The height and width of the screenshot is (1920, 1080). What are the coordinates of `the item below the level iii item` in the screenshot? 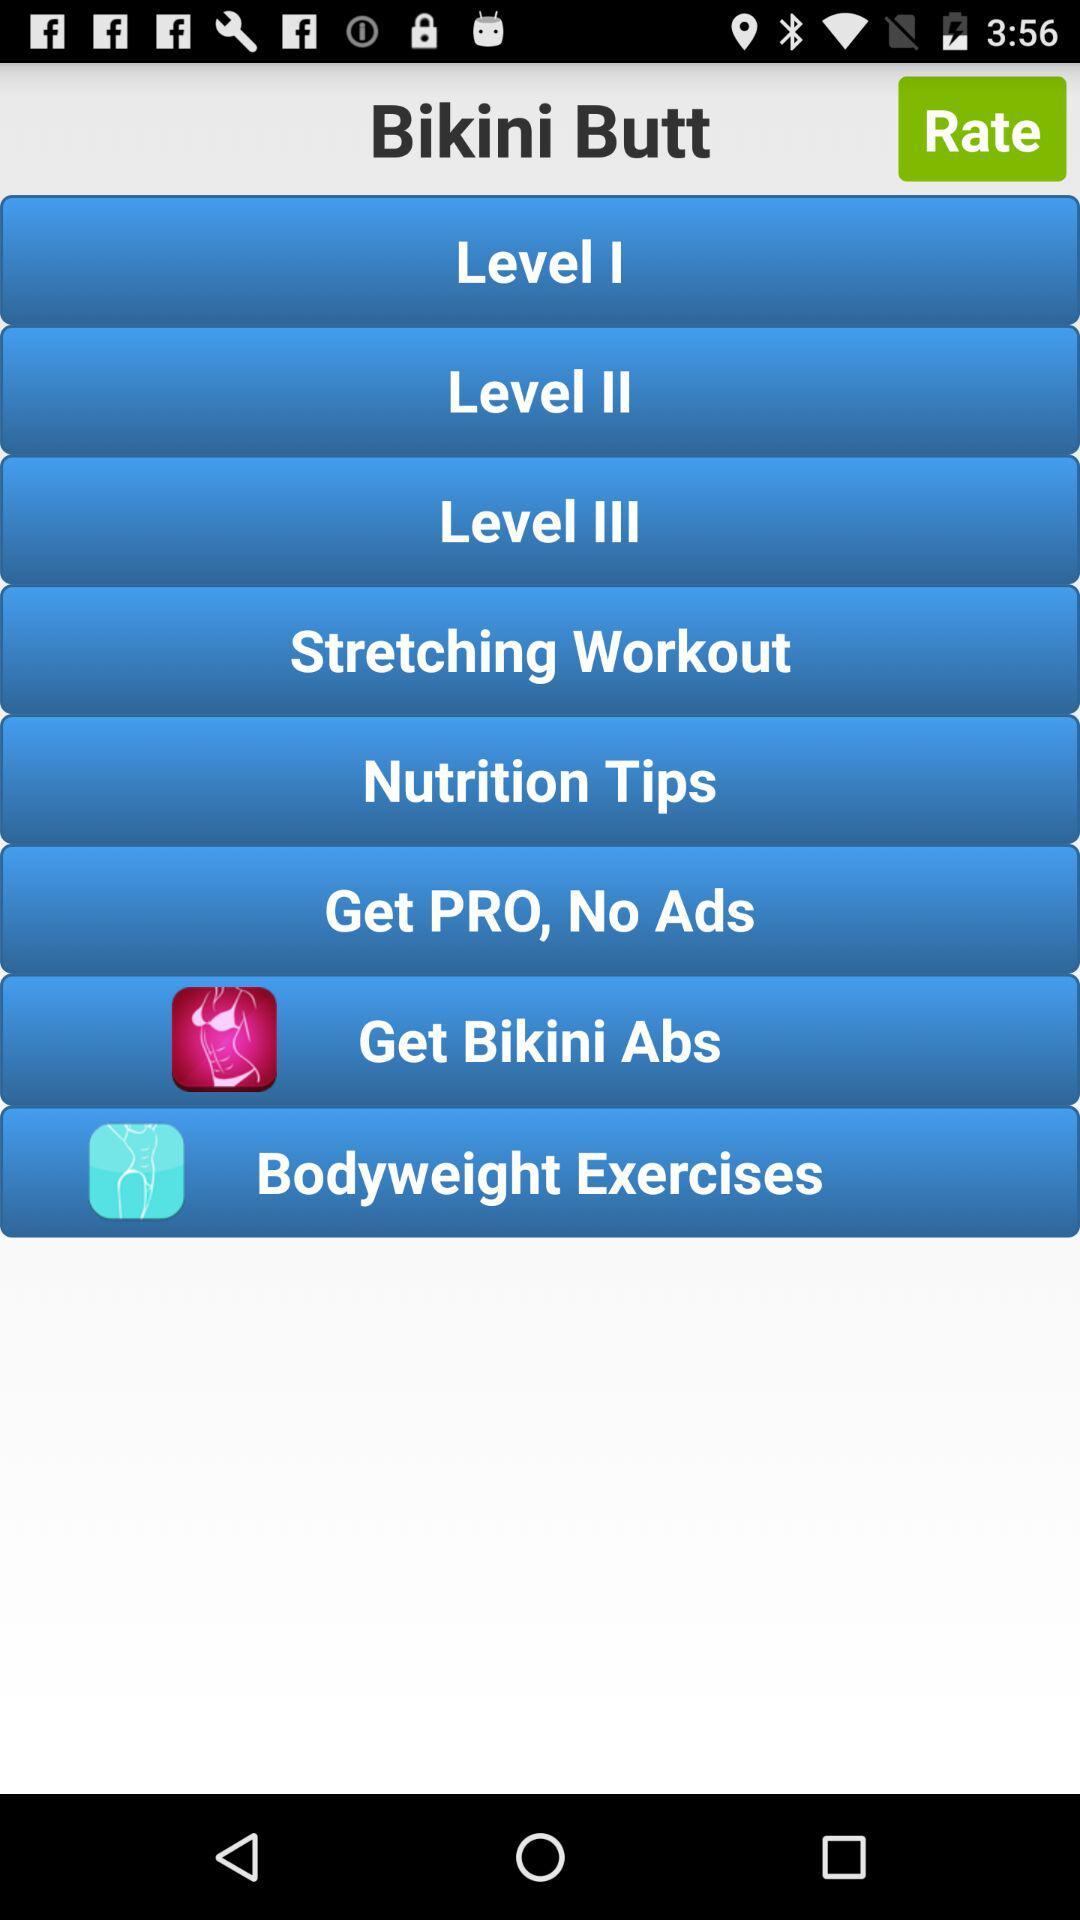 It's located at (540, 649).